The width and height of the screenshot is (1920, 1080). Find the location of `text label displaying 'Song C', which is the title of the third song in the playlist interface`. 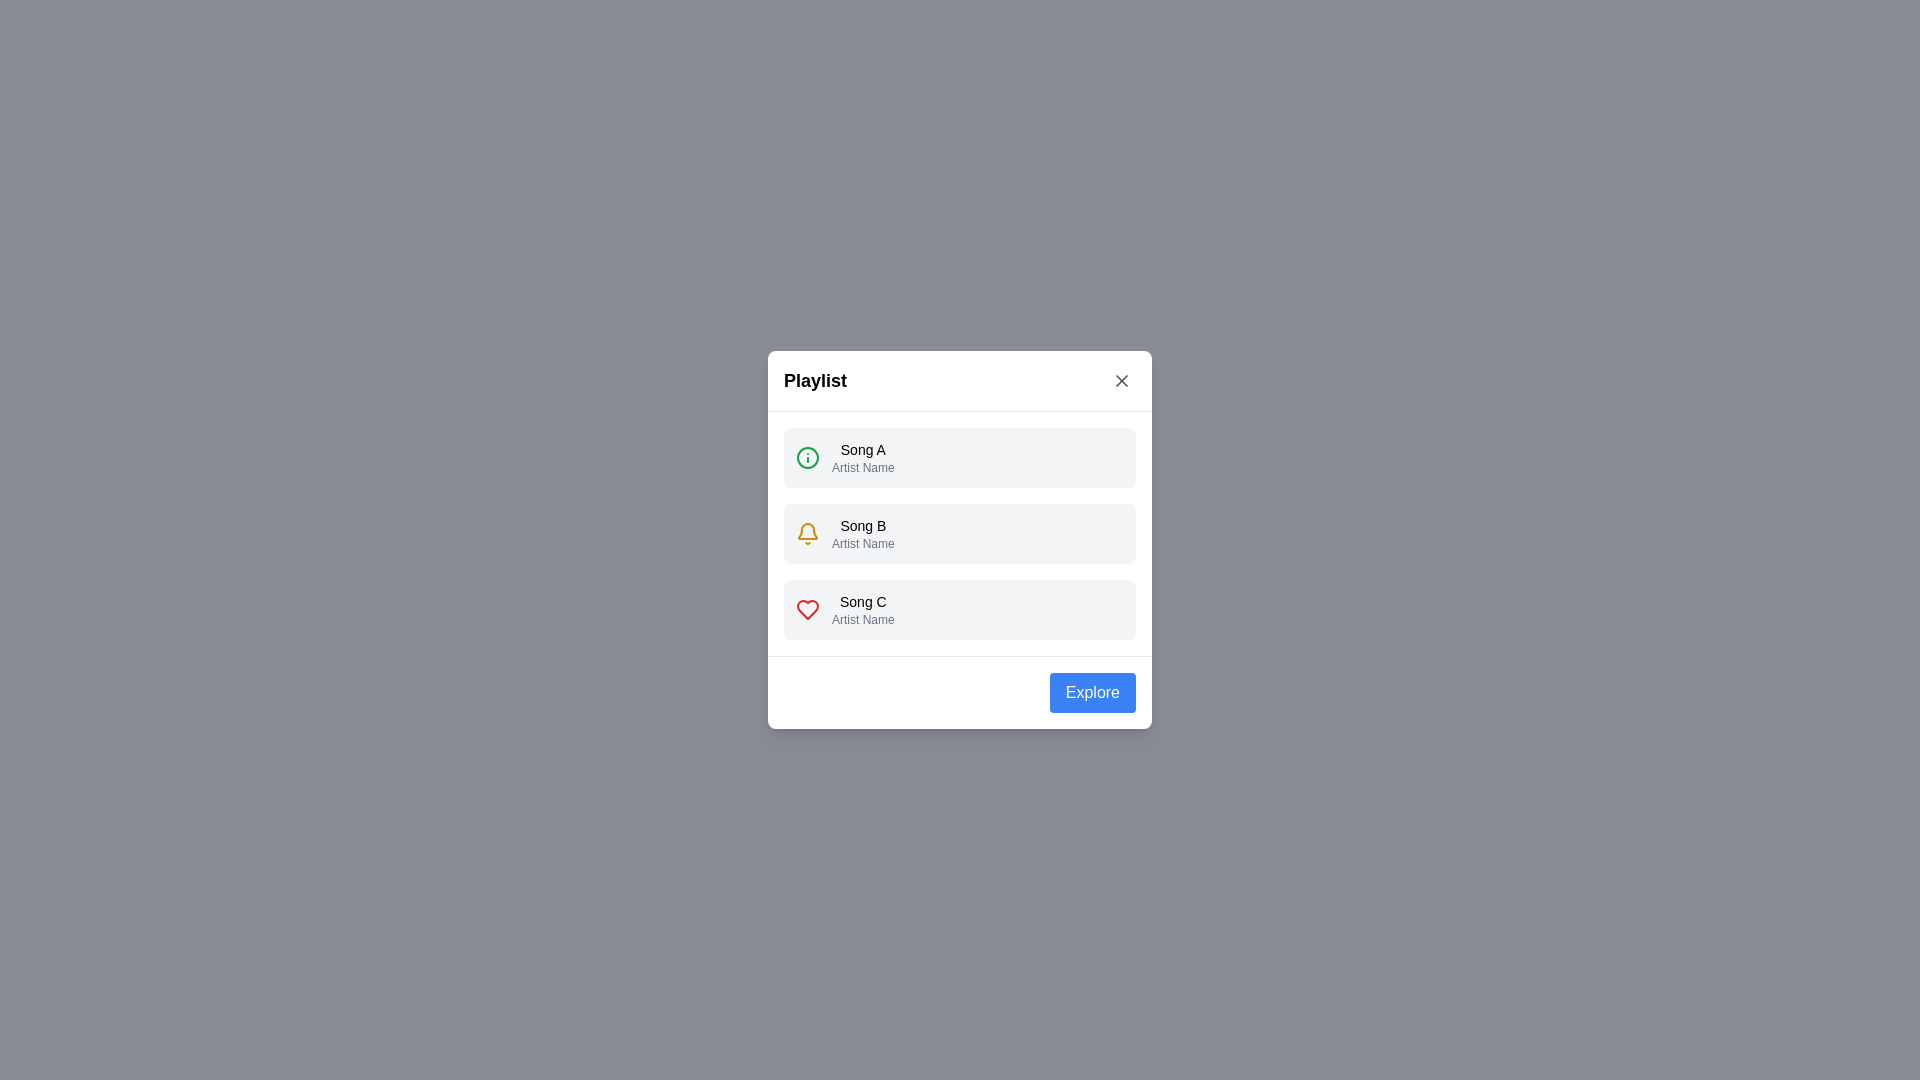

text label displaying 'Song C', which is the title of the third song in the playlist interface is located at coordinates (863, 600).